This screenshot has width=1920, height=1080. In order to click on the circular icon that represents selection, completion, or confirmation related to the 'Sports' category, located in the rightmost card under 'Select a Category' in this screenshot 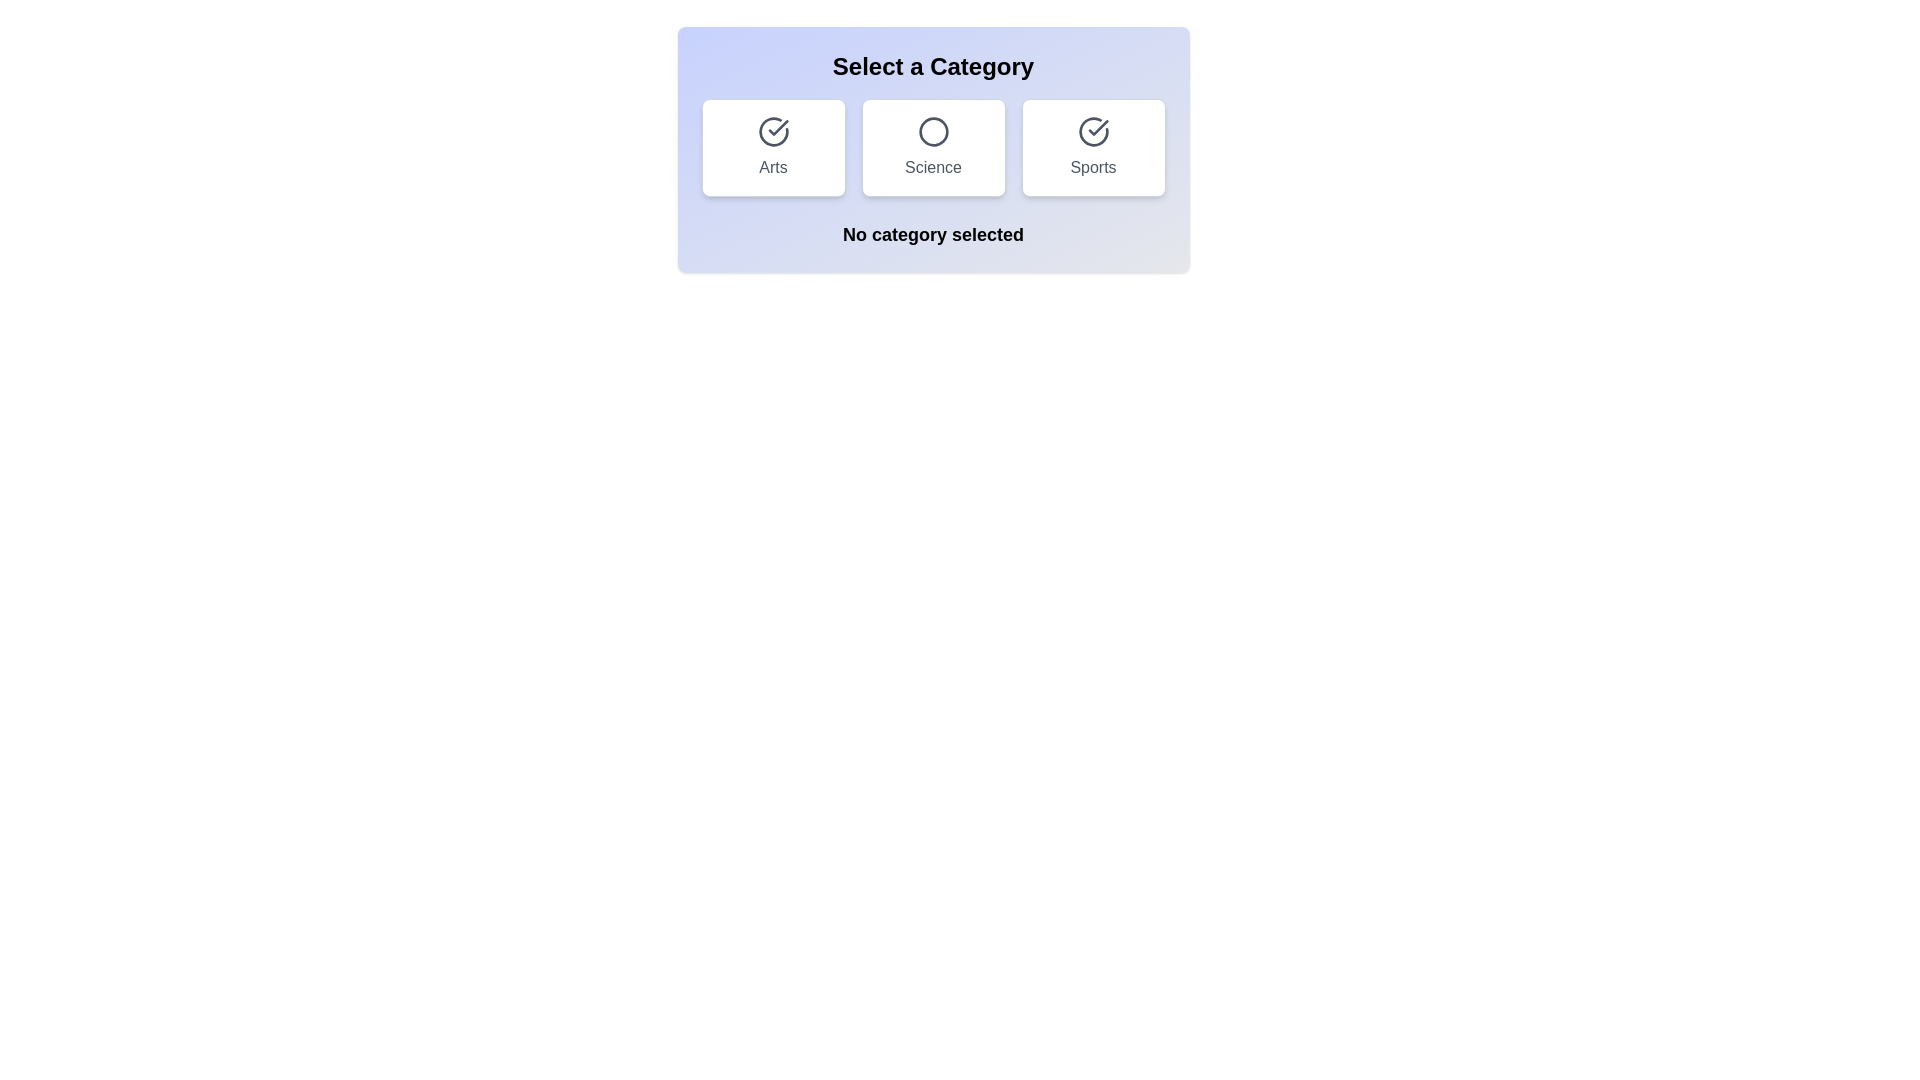, I will do `click(777, 127)`.